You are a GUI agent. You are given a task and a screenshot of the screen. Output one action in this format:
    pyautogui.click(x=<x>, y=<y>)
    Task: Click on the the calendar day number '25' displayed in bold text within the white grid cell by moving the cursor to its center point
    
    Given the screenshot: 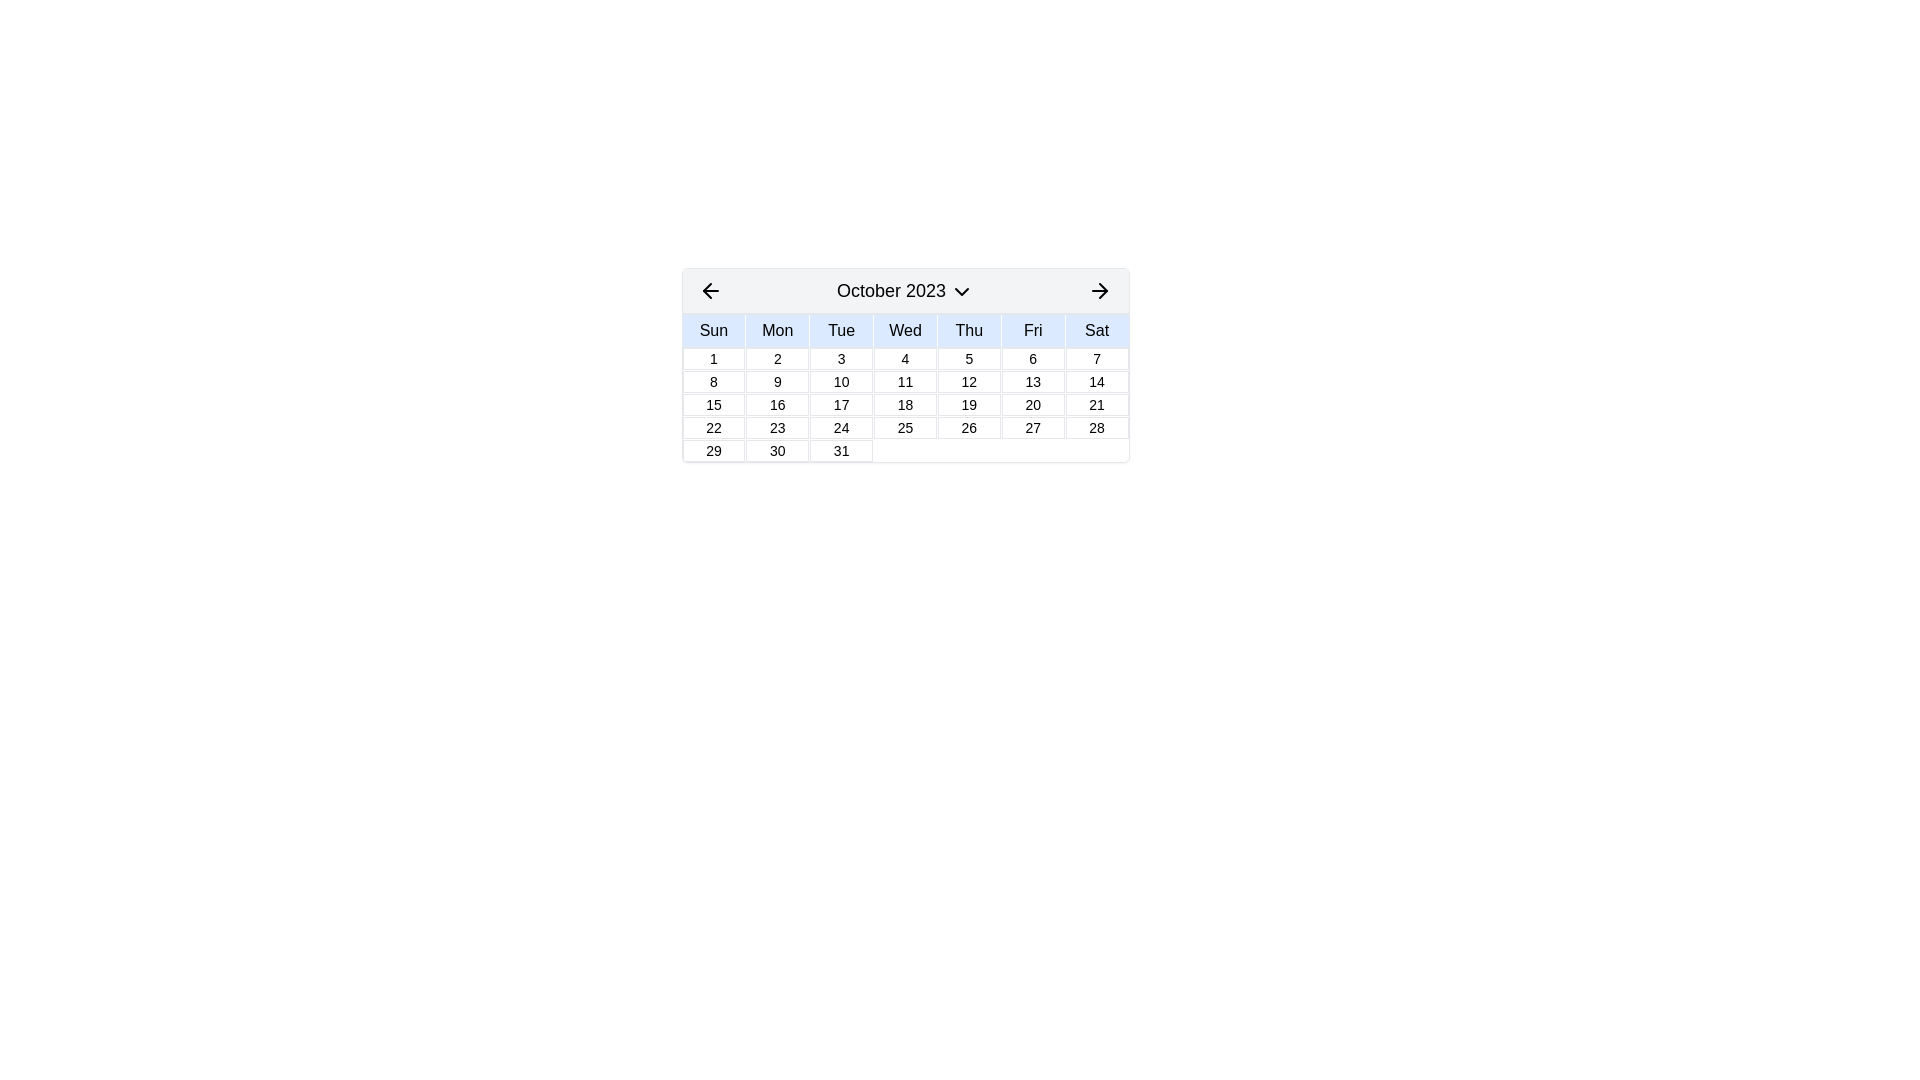 What is the action you would take?
    pyautogui.click(x=904, y=427)
    